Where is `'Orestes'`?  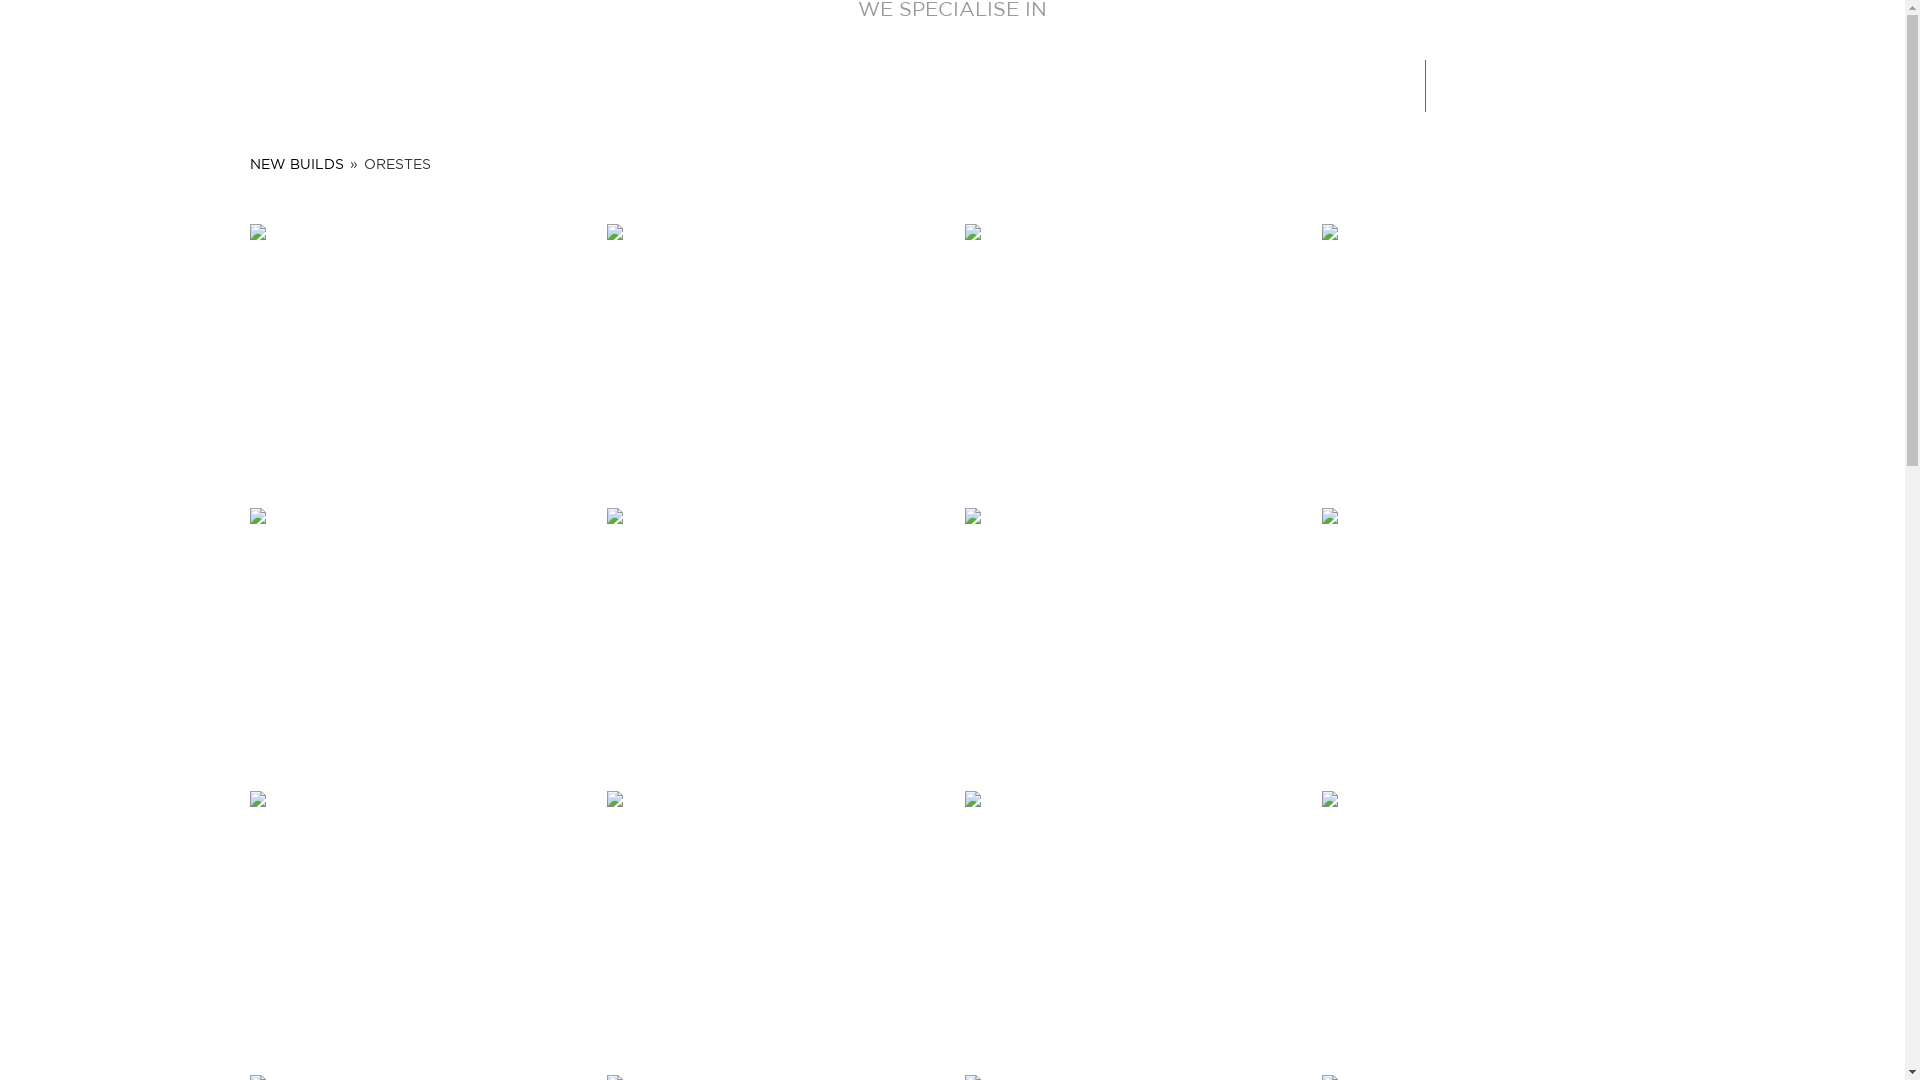 'Orestes' is located at coordinates (248, 352).